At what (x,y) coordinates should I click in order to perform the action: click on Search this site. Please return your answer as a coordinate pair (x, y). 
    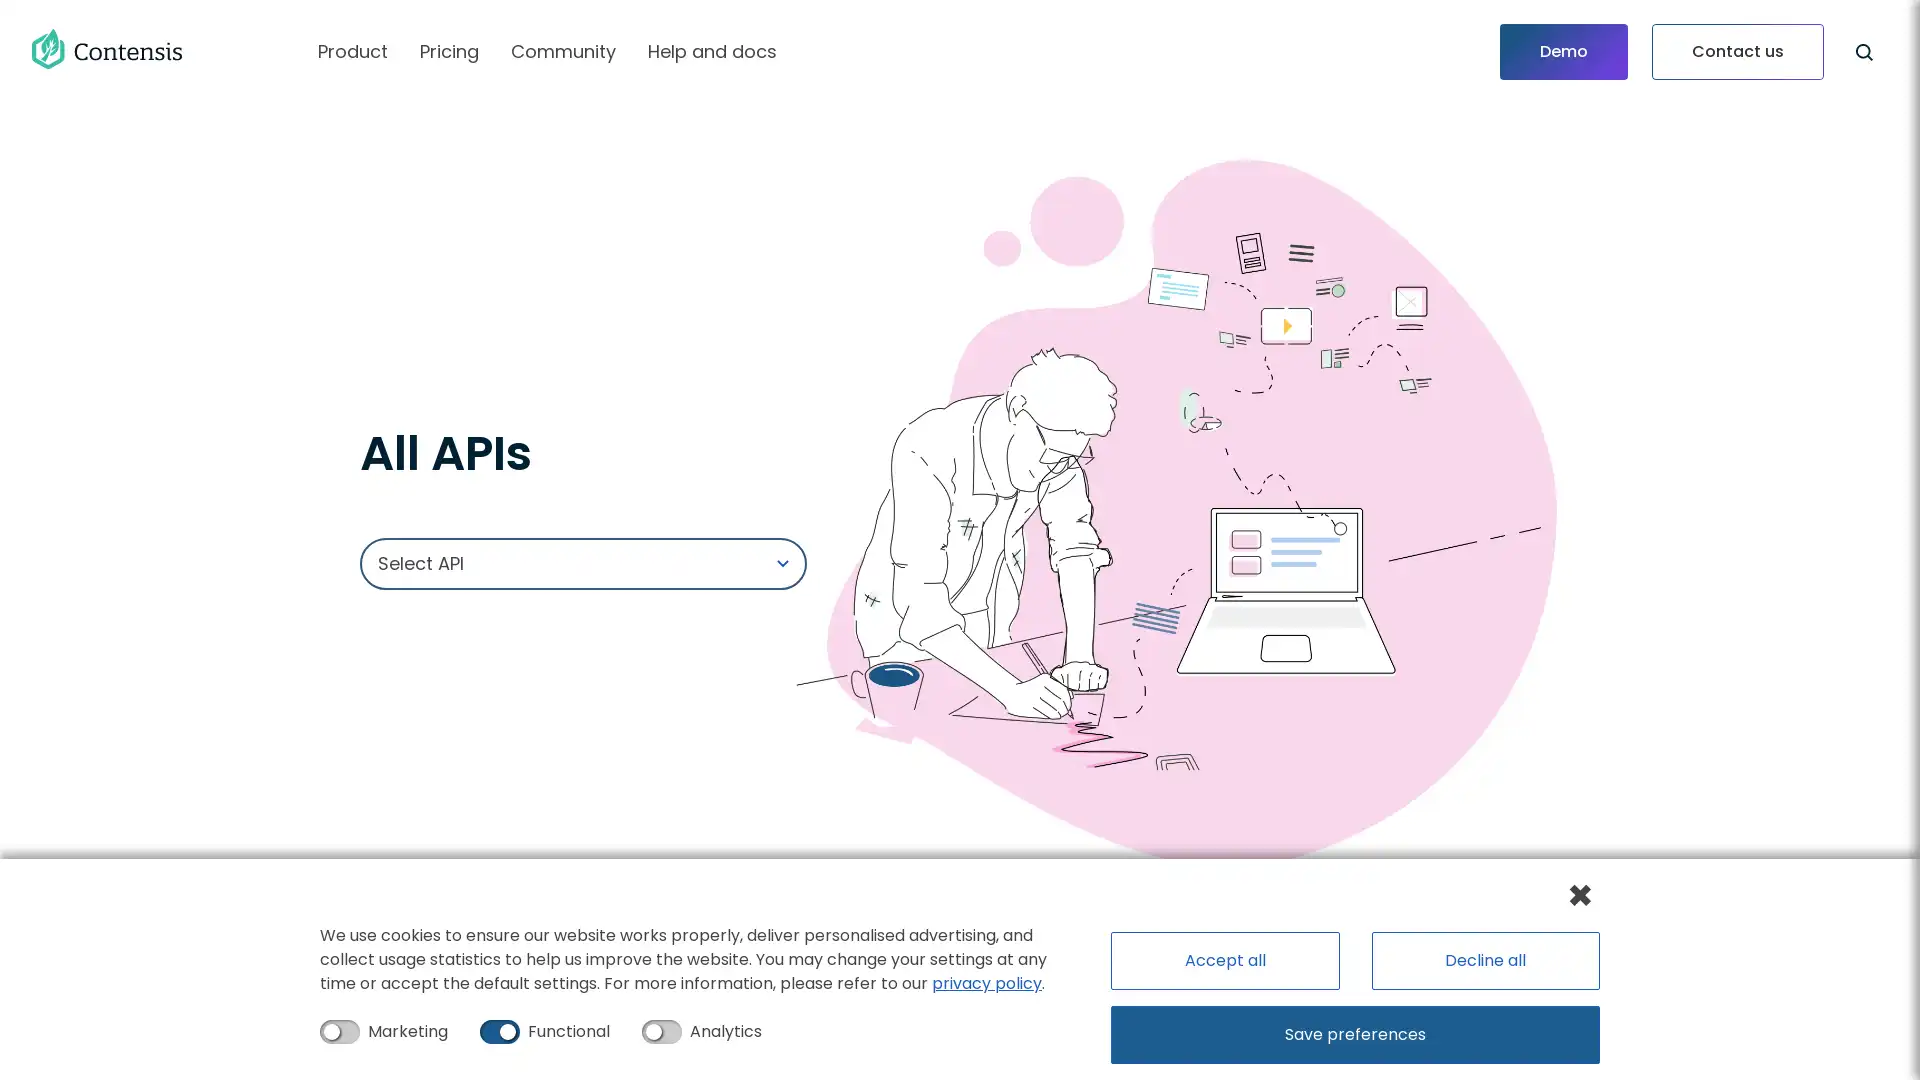
    Looking at the image, I should click on (1862, 50).